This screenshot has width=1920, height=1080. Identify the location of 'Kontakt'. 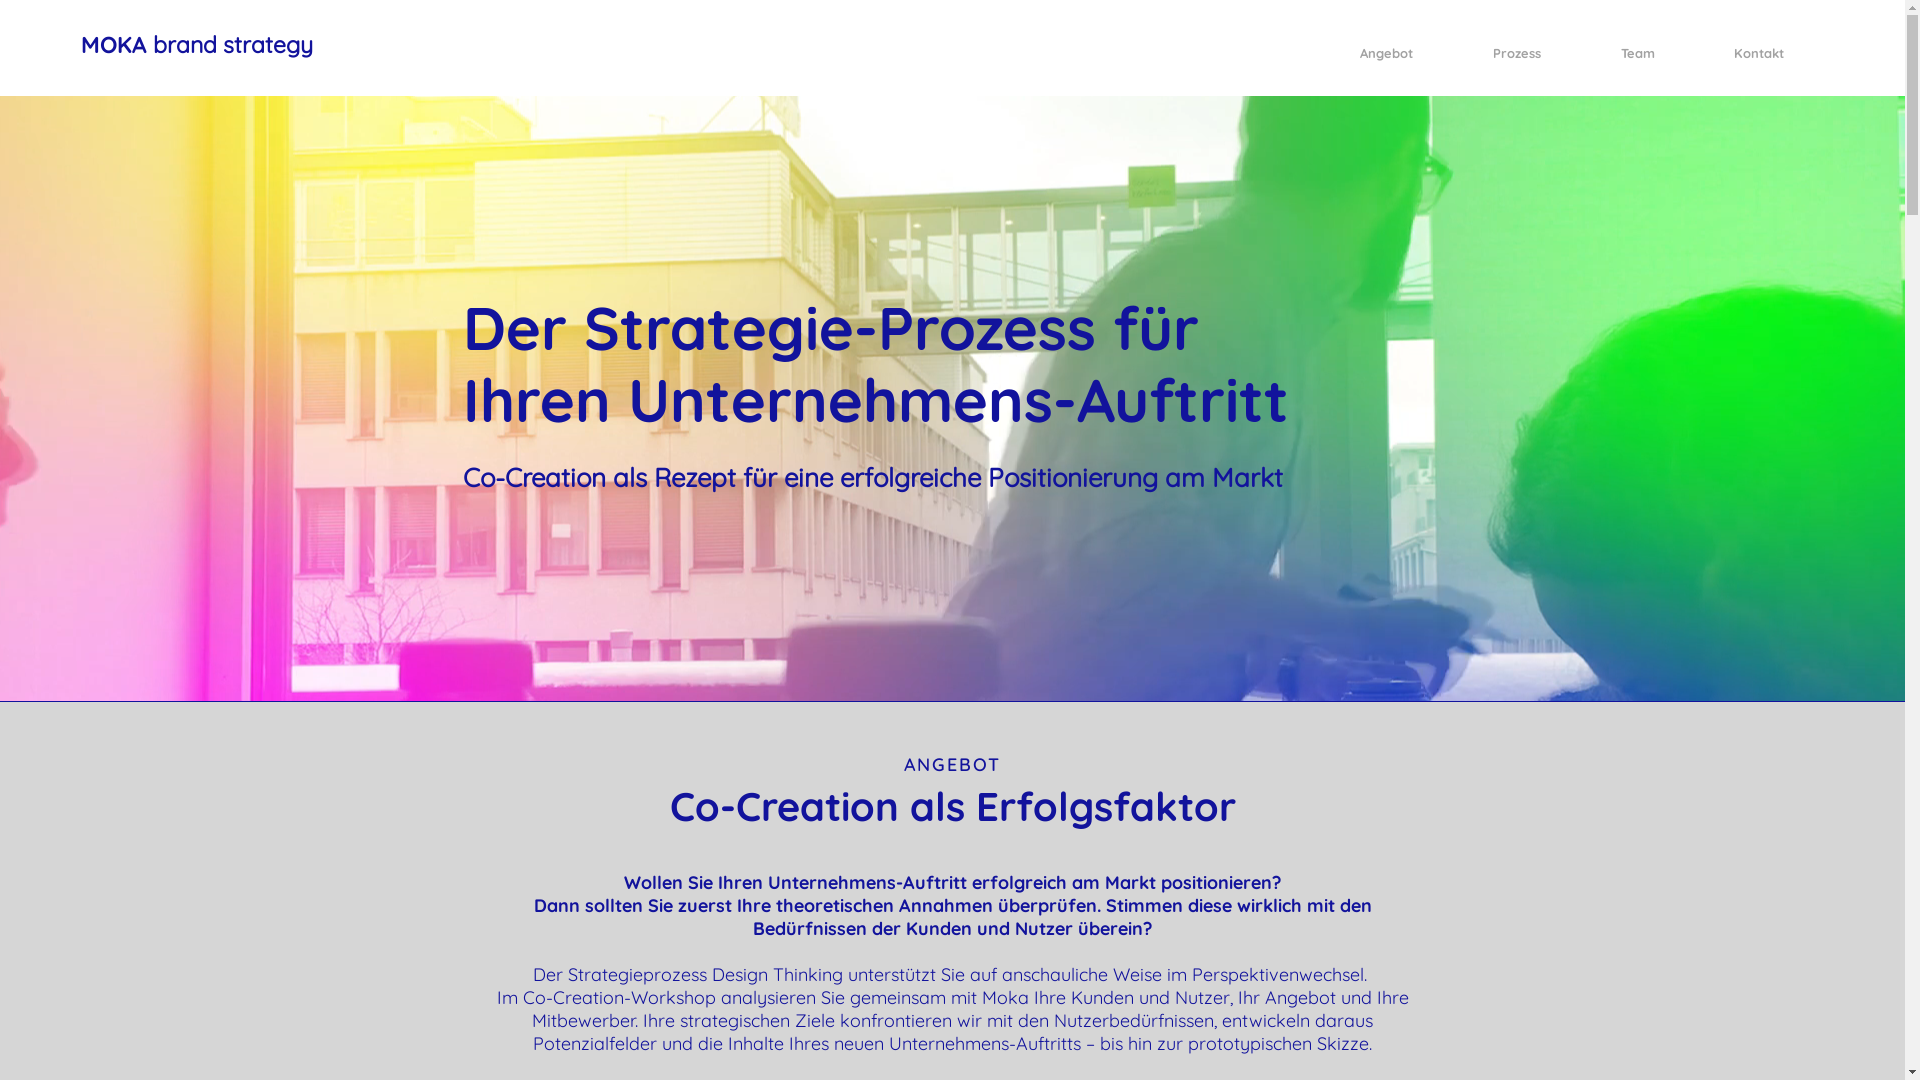
(1757, 52).